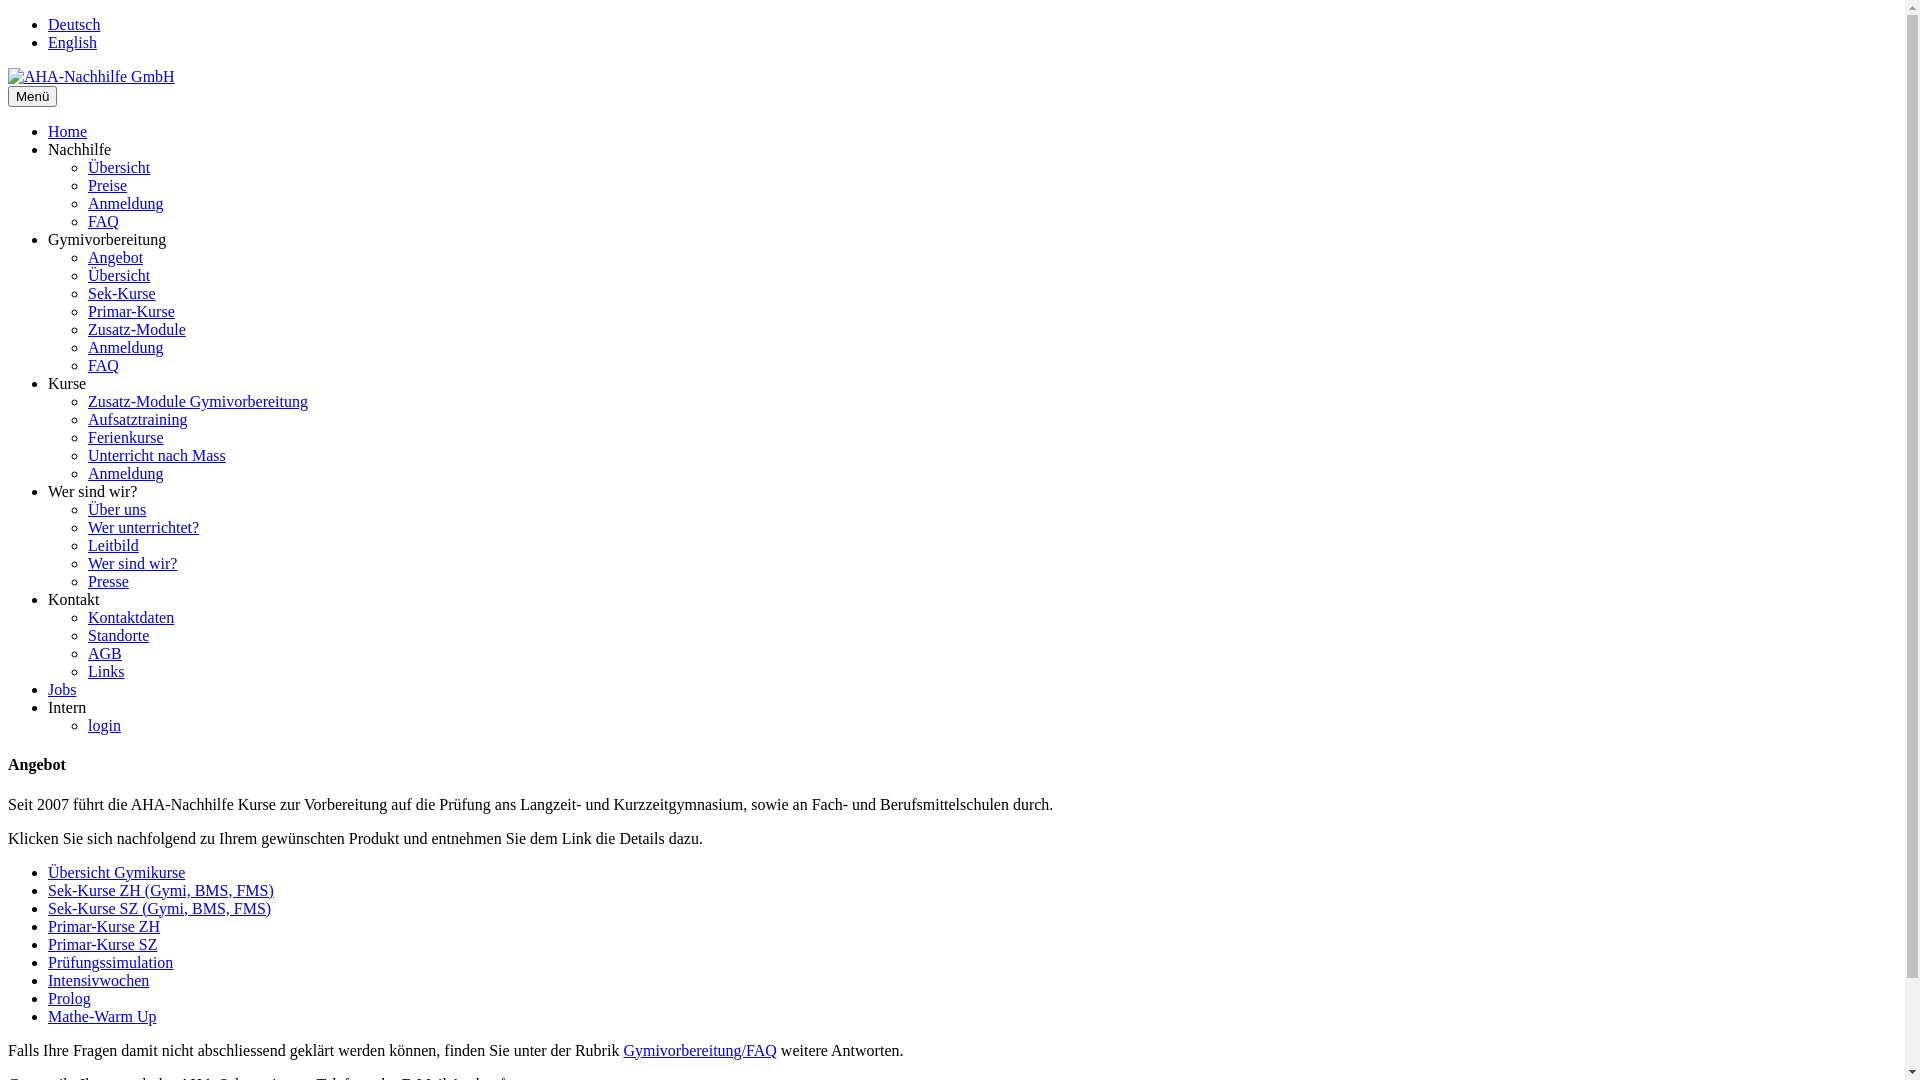 The height and width of the screenshot is (1080, 1920). What do you see at coordinates (120, 293) in the screenshot?
I see `'Sek-Kurse'` at bounding box center [120, 293].